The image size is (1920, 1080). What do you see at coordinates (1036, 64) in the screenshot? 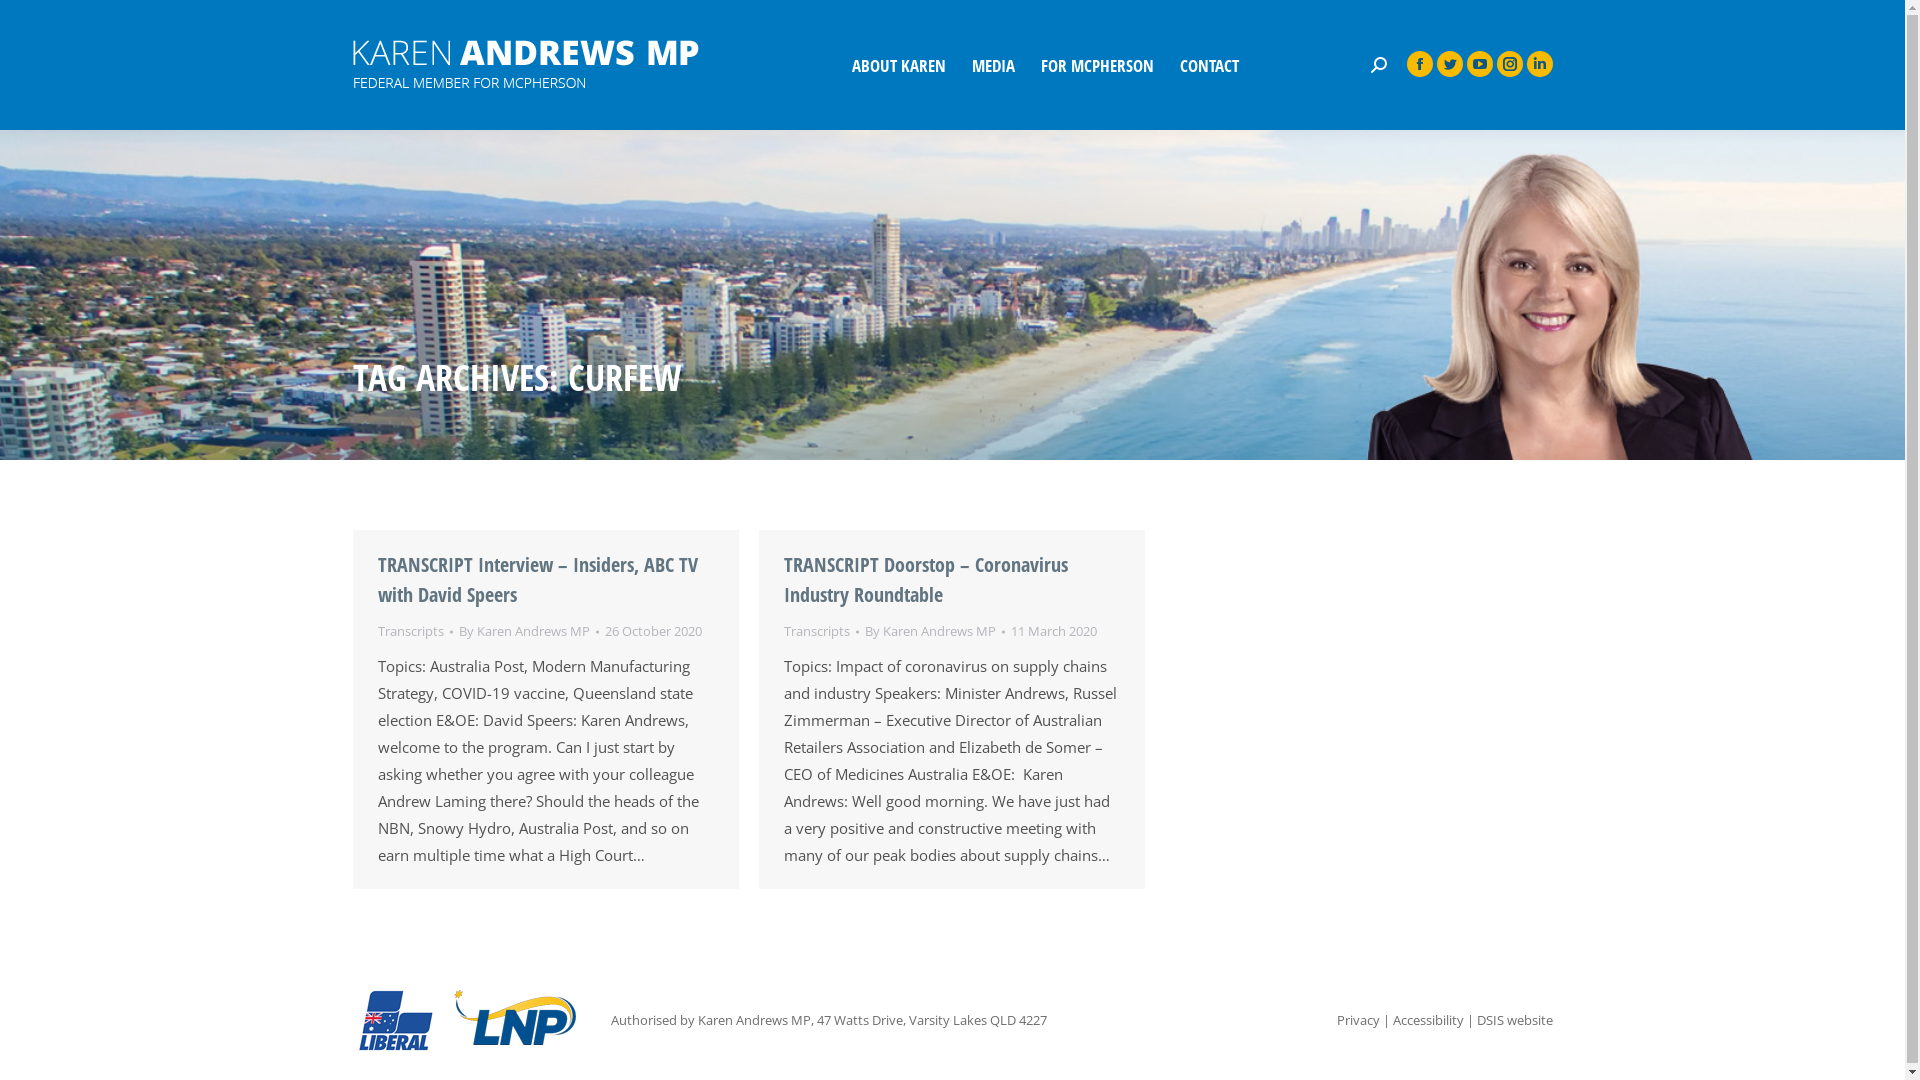
I see `'FOR MCPHERSON'` at bounding box center [1036, 64].